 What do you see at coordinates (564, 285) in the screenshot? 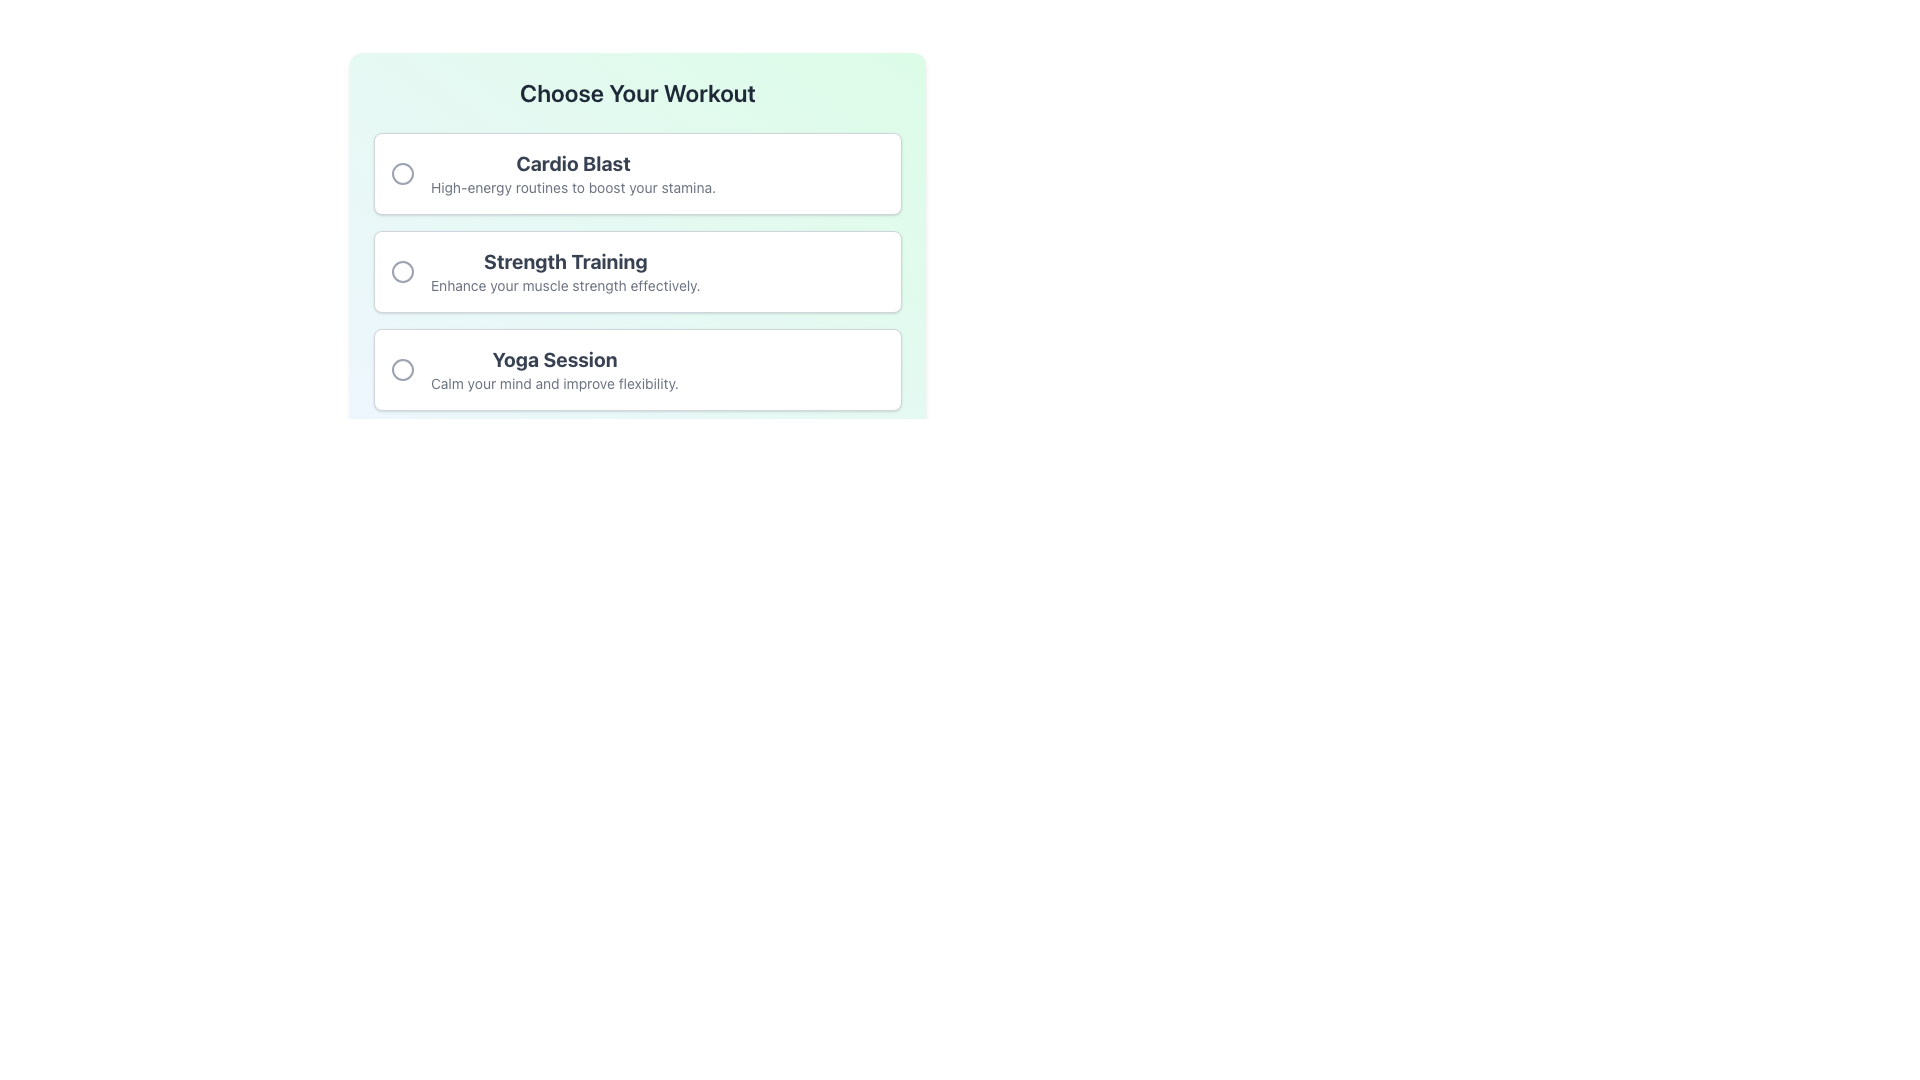
I see `the text label that provides additional descriptive information about the 'Strength Training' option, positioned below the bold title 'Strength Training'` at bounding box center [564, 285].